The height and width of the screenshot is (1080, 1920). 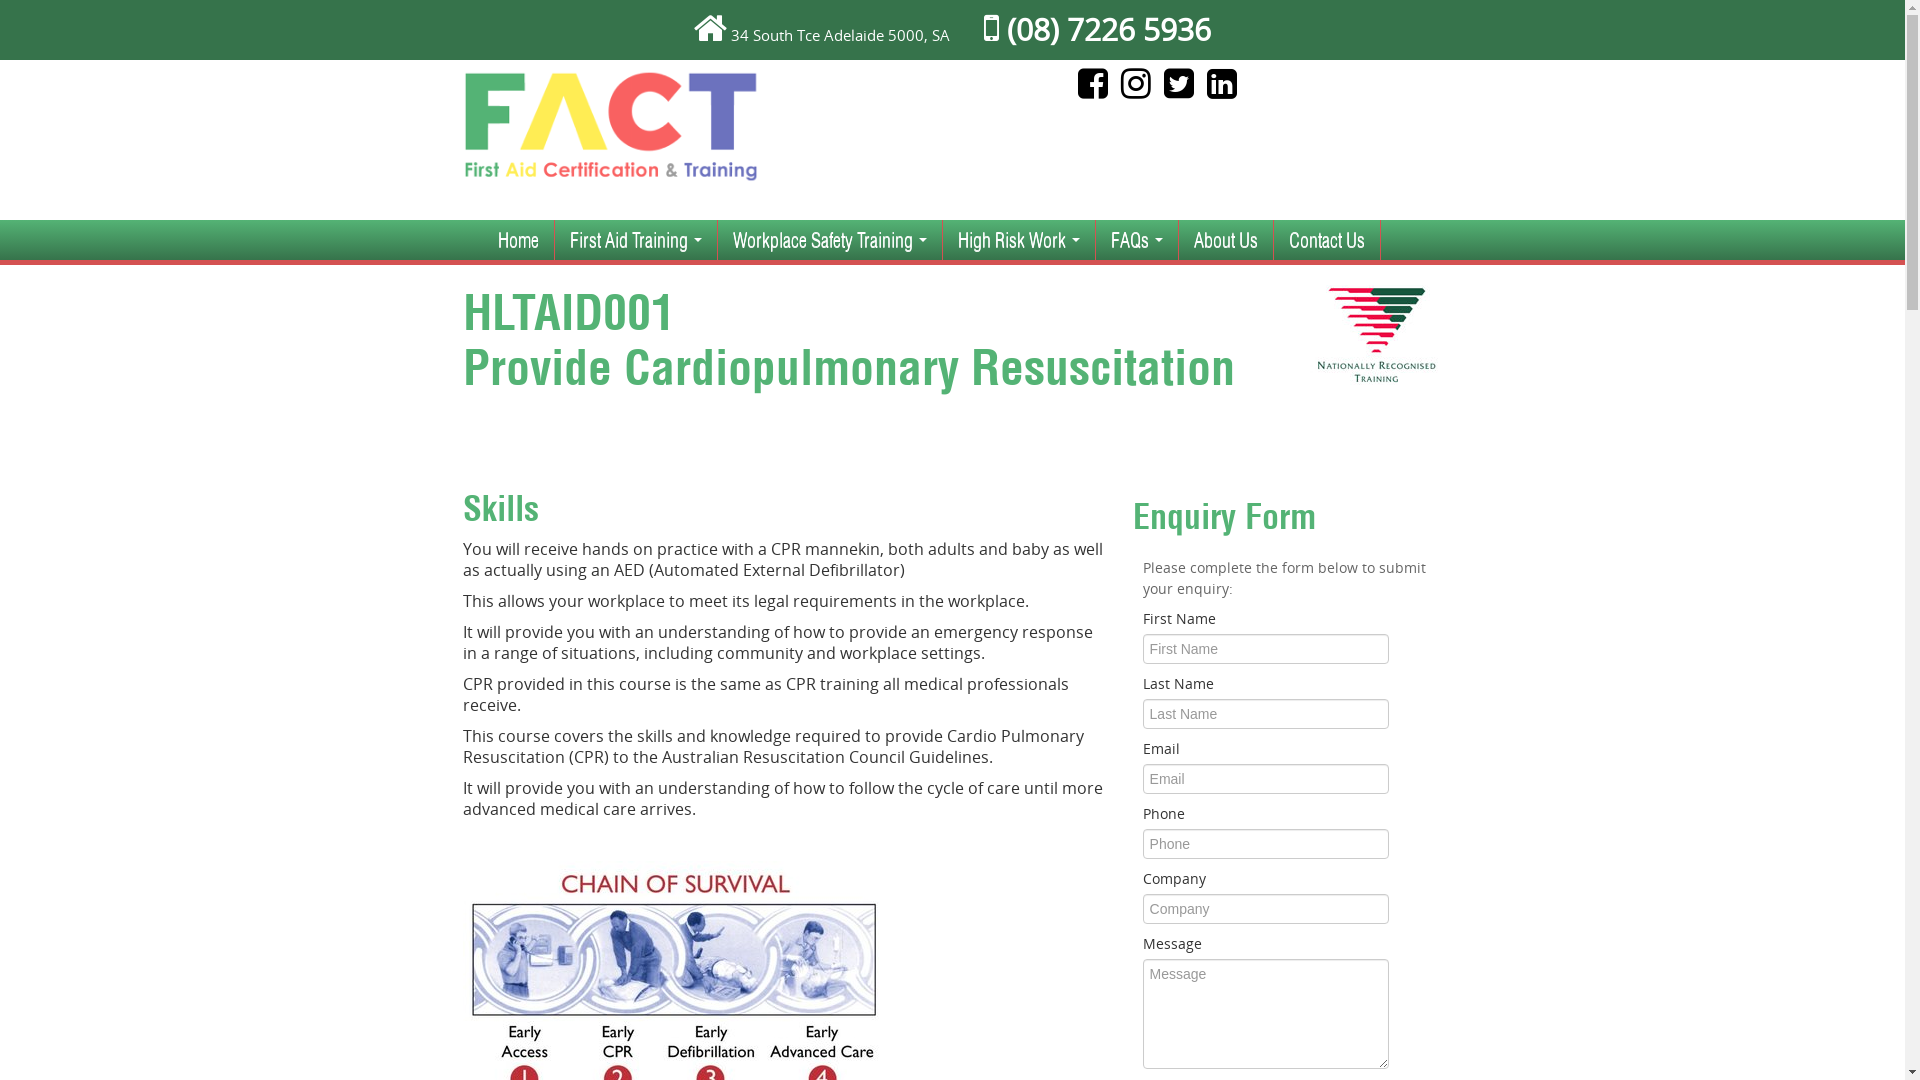 What do you see at coordinates (517, 238) in the screenshot?
I see `'Home'` at bounding box center [517, 238].